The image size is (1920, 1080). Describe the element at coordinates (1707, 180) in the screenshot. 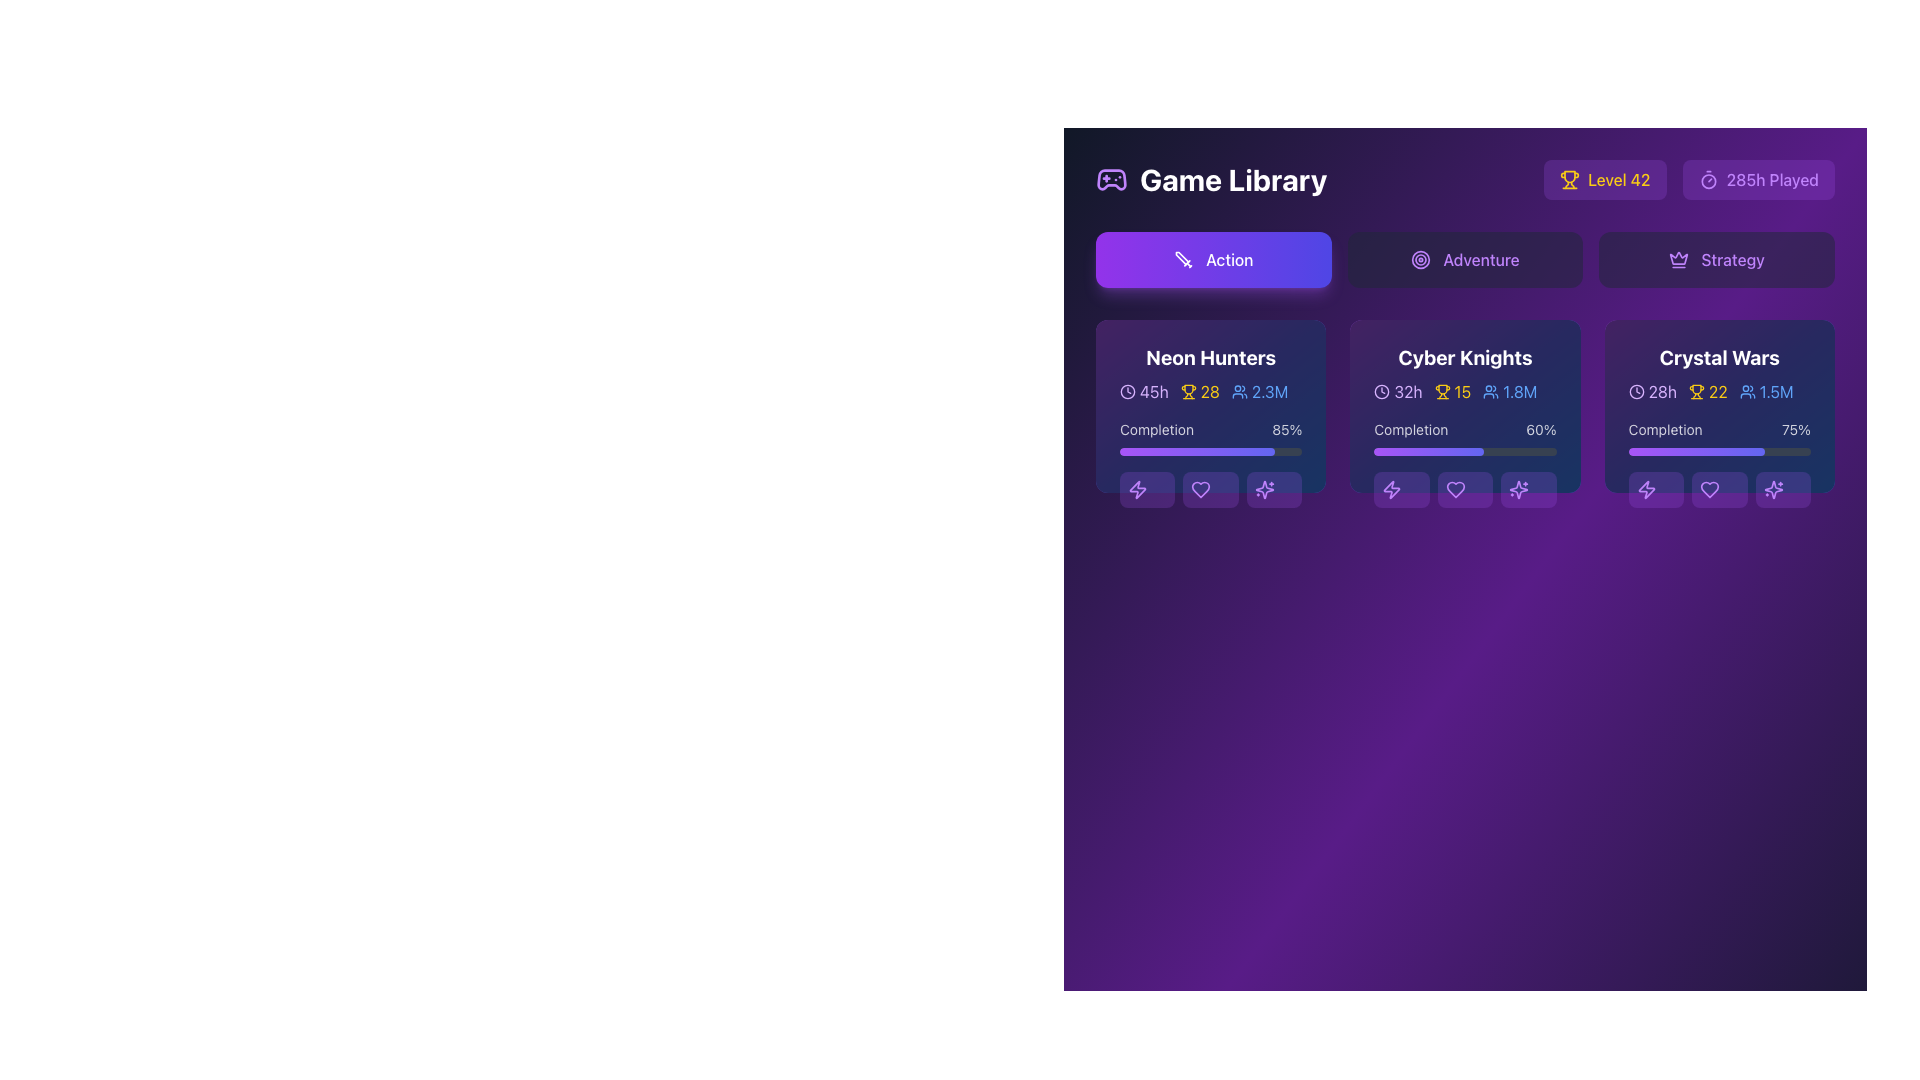

I see `the circular purple timer icon located in the upper right of the '285h Played' section, positioned to the left of the text '285h Played'` at that location.